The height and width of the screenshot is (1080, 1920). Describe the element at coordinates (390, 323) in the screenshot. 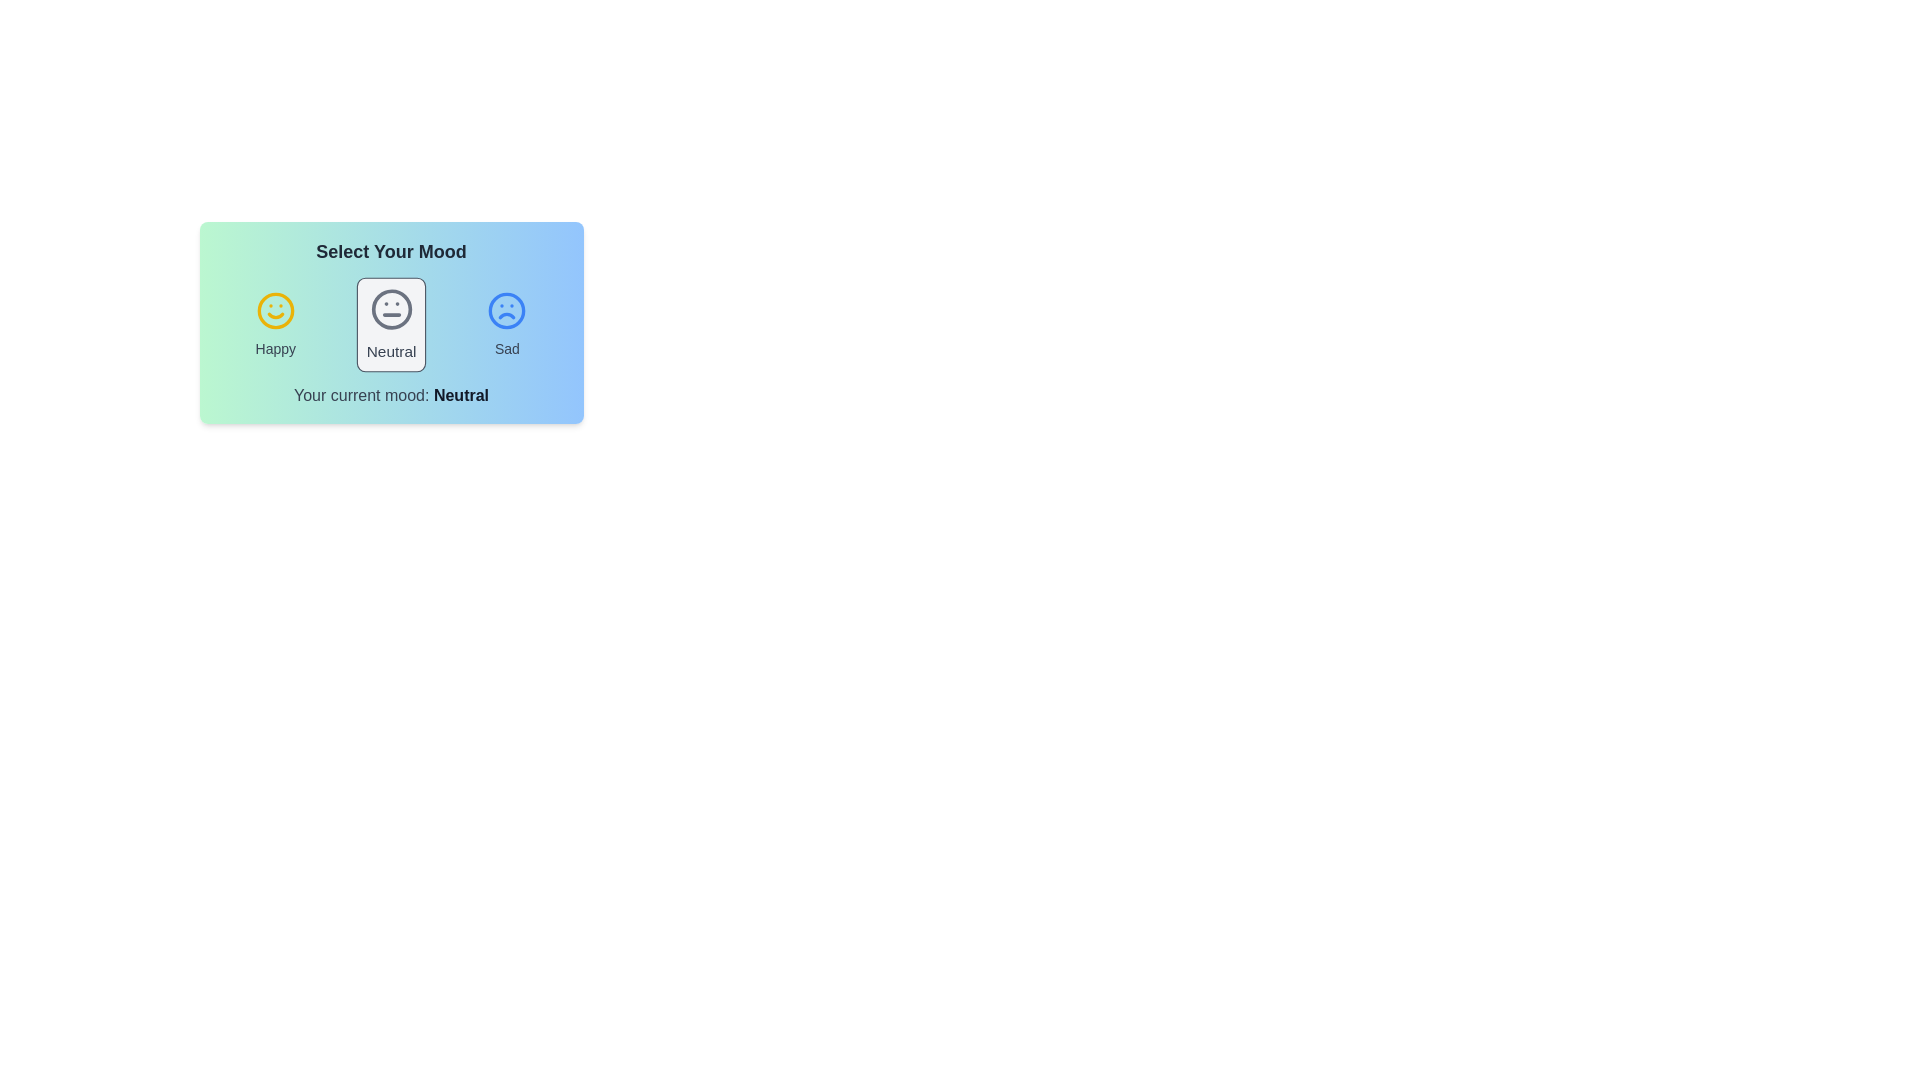

I see `the mood neutral by clicking on the respective icon` at that location.